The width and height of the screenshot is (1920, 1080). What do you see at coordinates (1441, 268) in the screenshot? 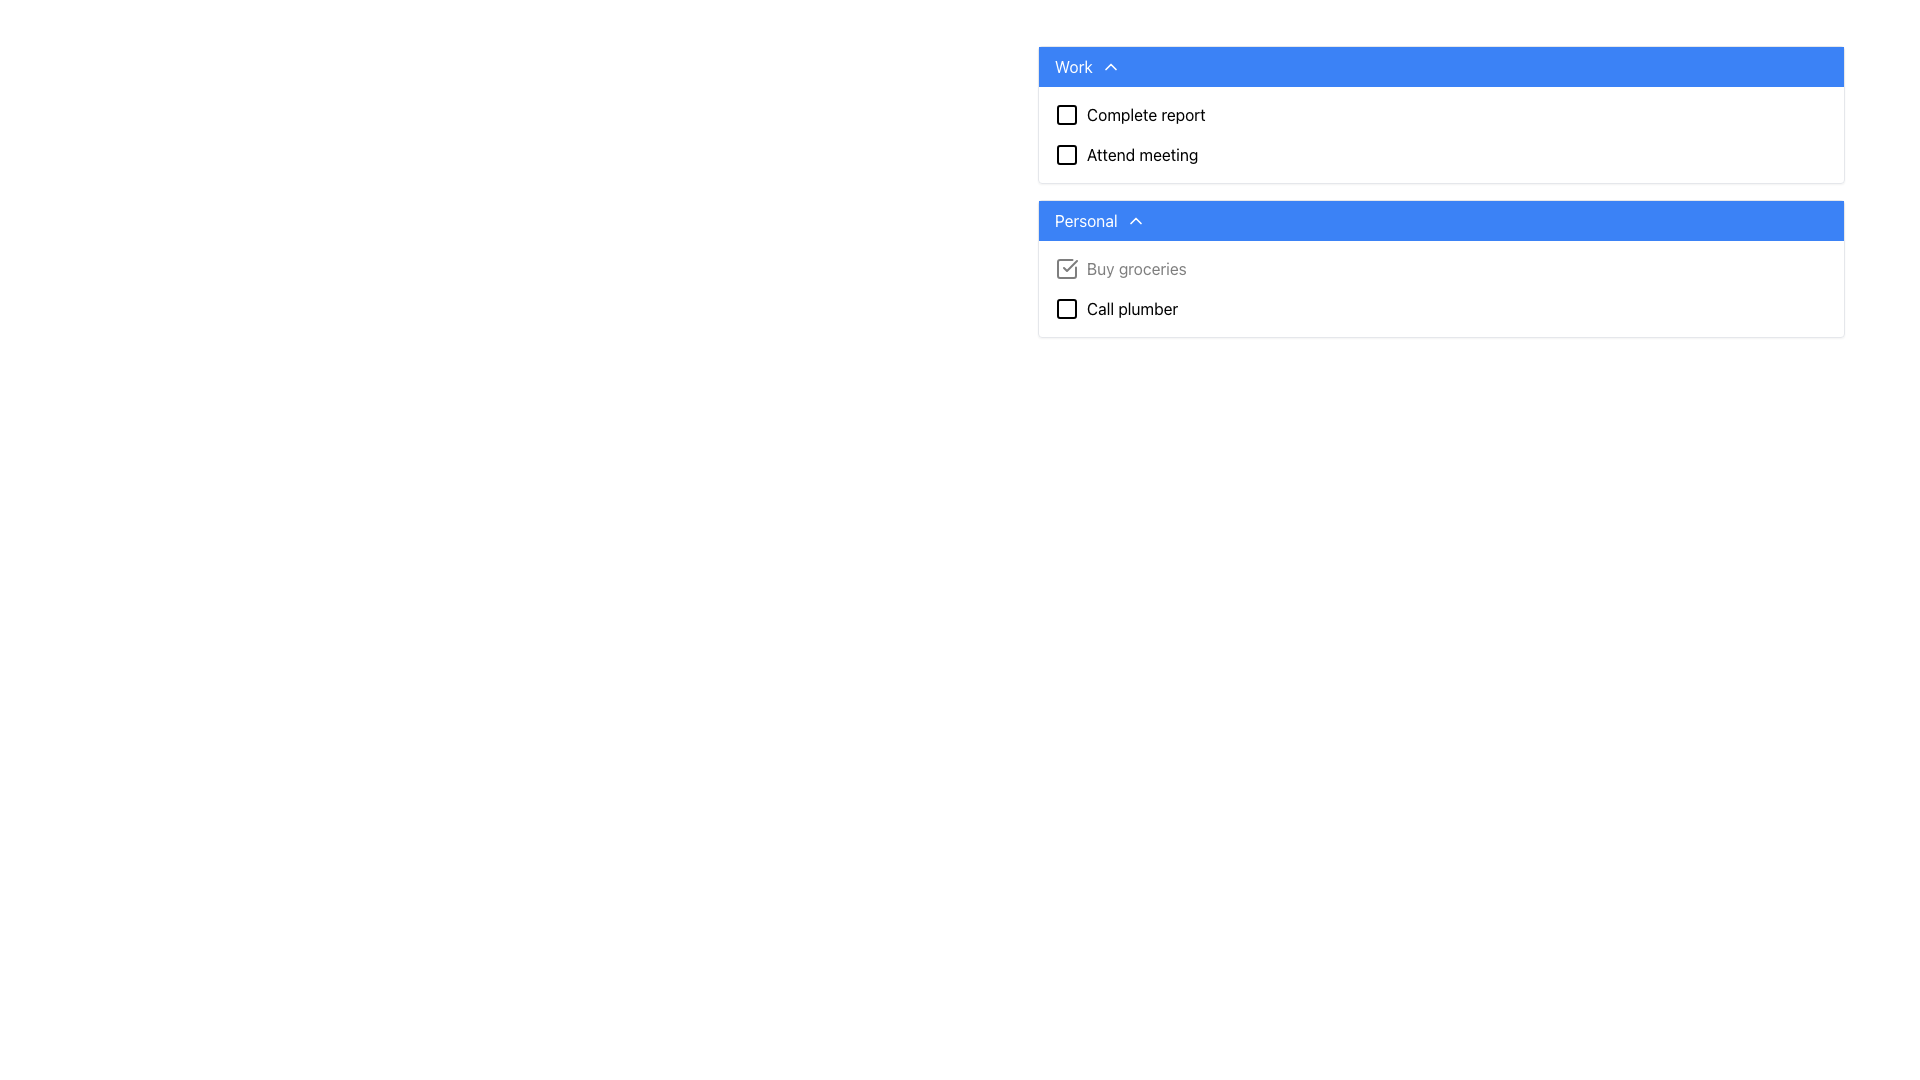
I see `the checkbox of the 'Buy groceries' list item in the 'Personal' category to mark it as done` at bounding box center [1441, 268].